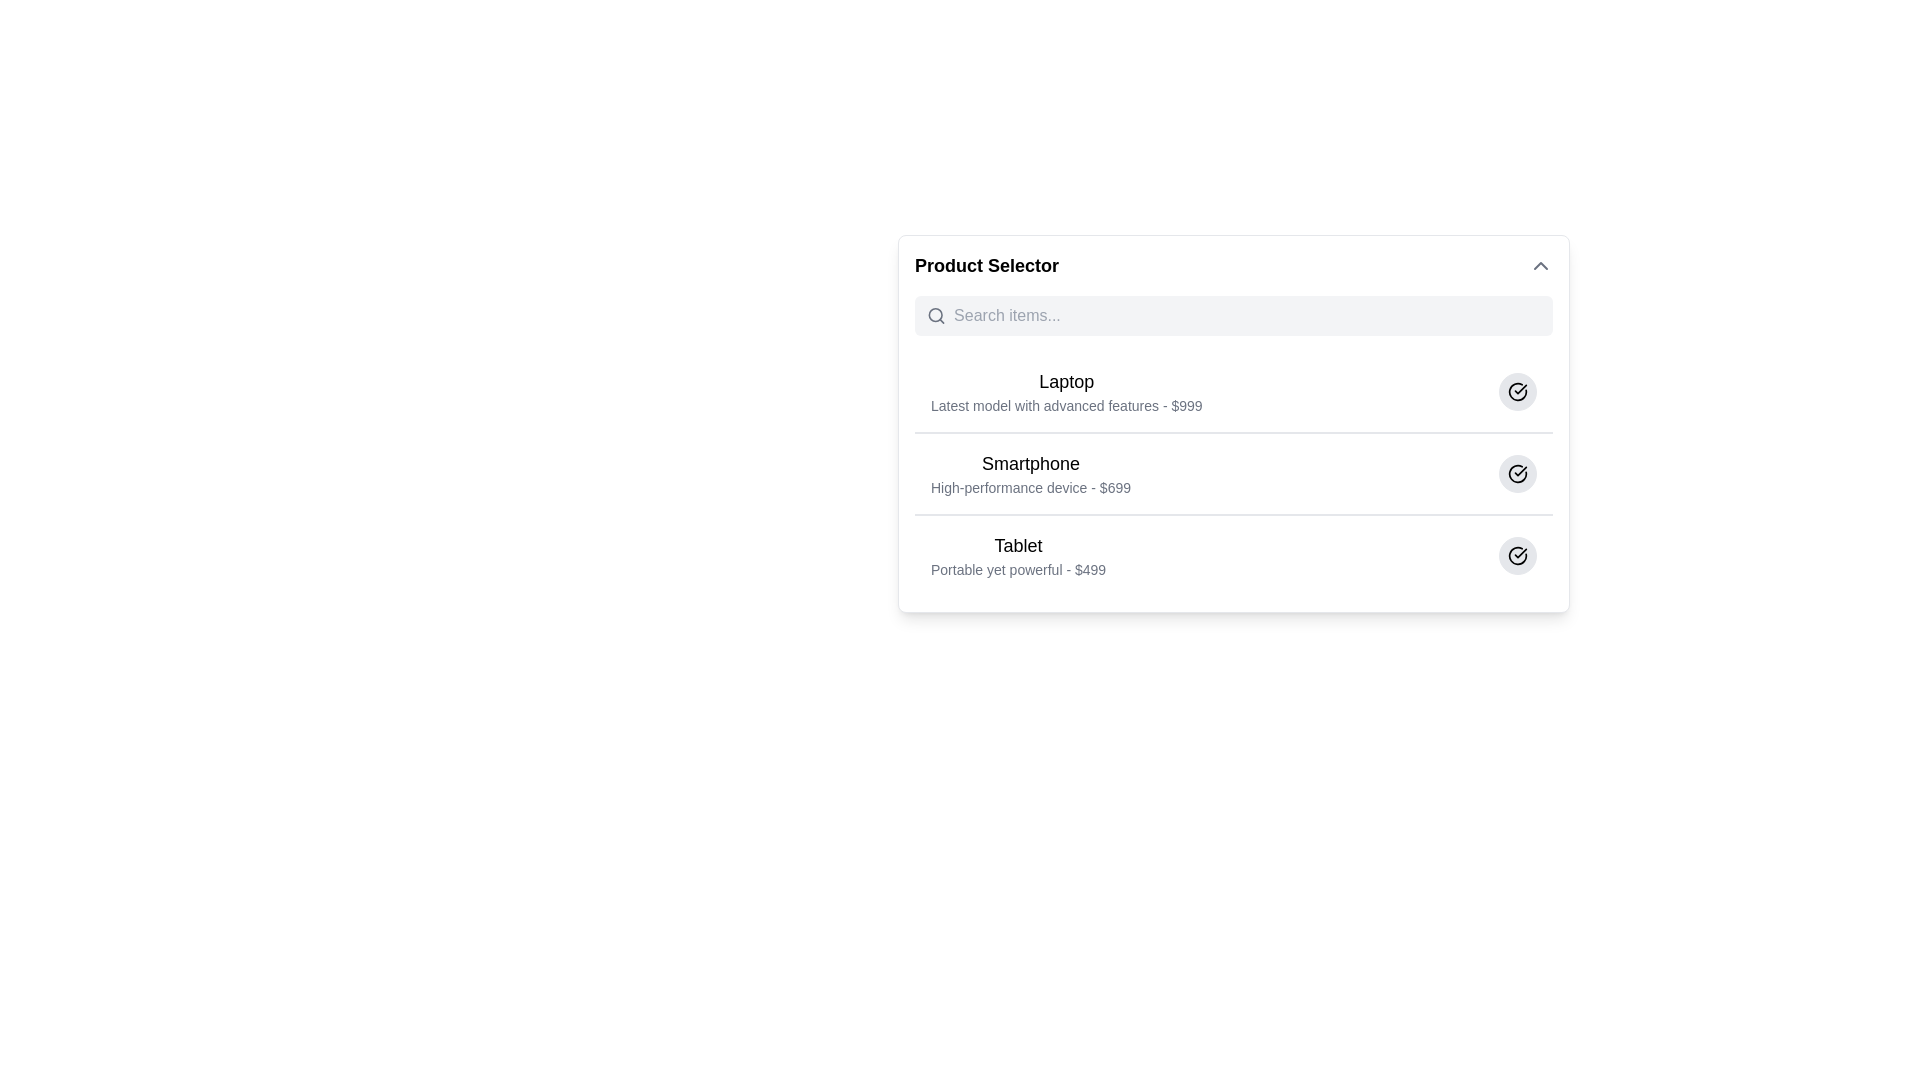  Describe the element at coordinates (1018, 546) in the screenshot. I see `the static text label that reads 'Tablet', which is a bold, larger font label in a card-like interface titled 'Product Selector', positioned above the descriptive text 'Portable yet powerful - $499'` at that location.